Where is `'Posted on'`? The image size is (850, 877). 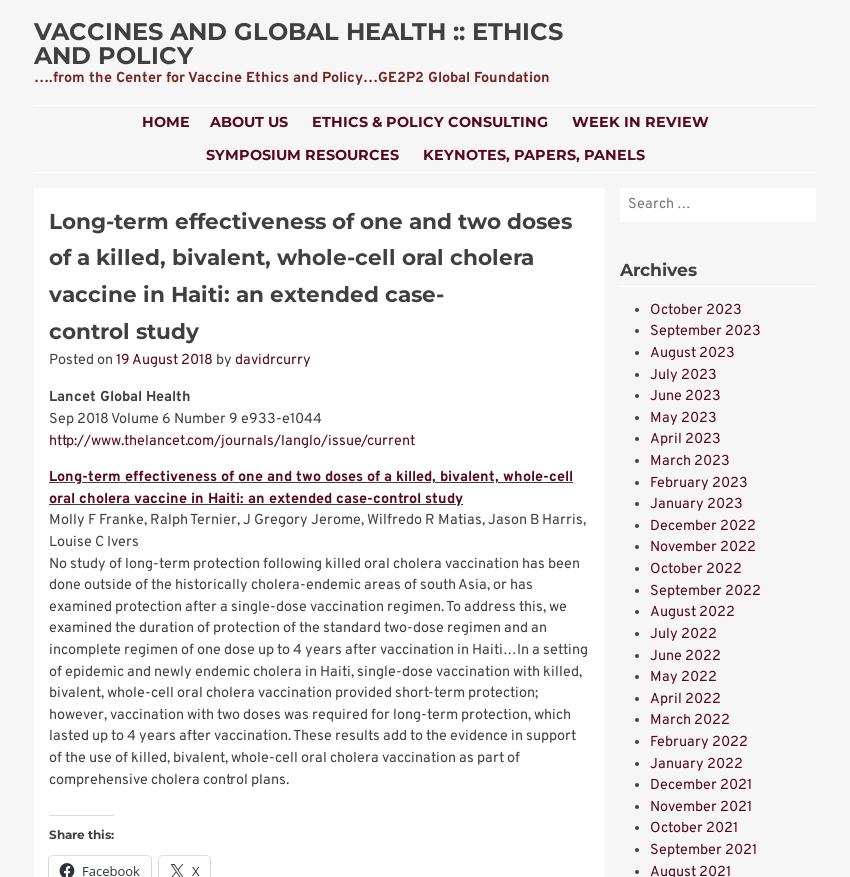
'Posted on' is located at coordinates (48, 360).